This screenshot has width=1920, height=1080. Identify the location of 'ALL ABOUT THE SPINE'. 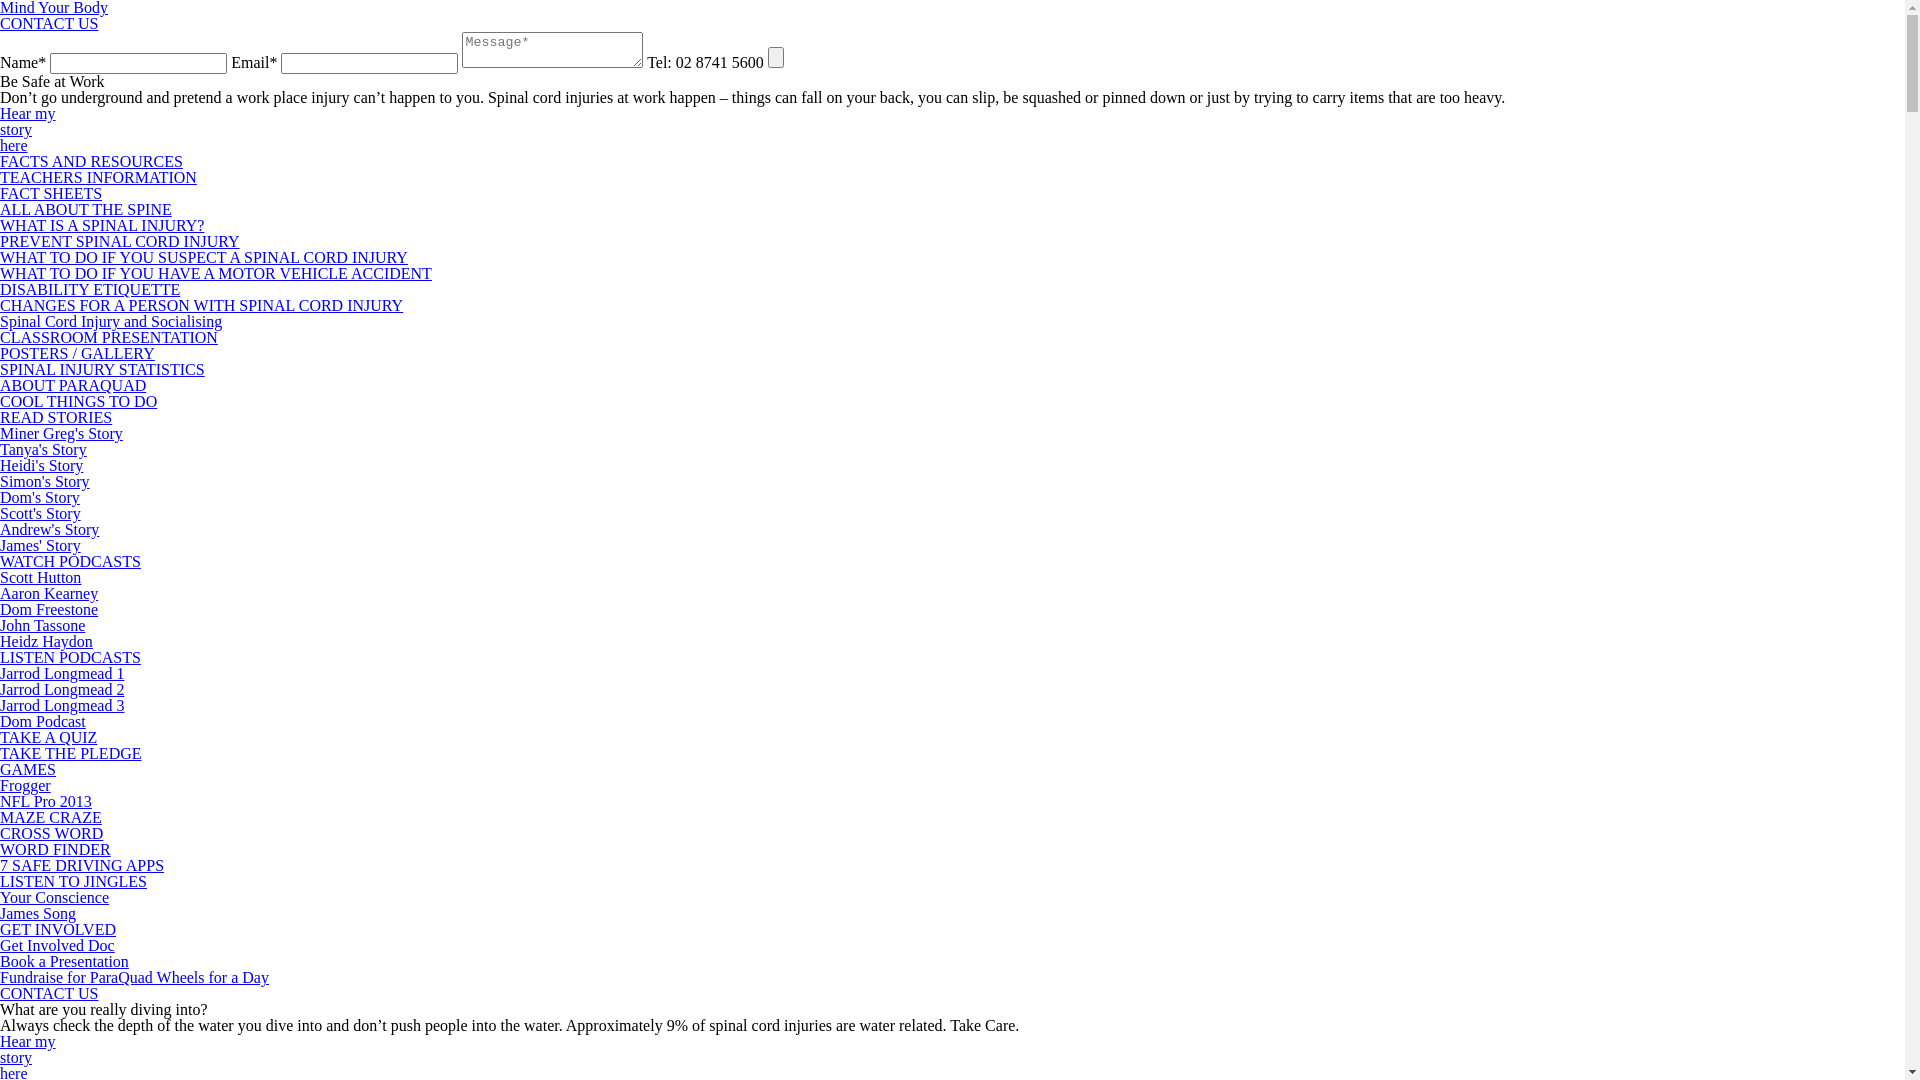
(85, 209).